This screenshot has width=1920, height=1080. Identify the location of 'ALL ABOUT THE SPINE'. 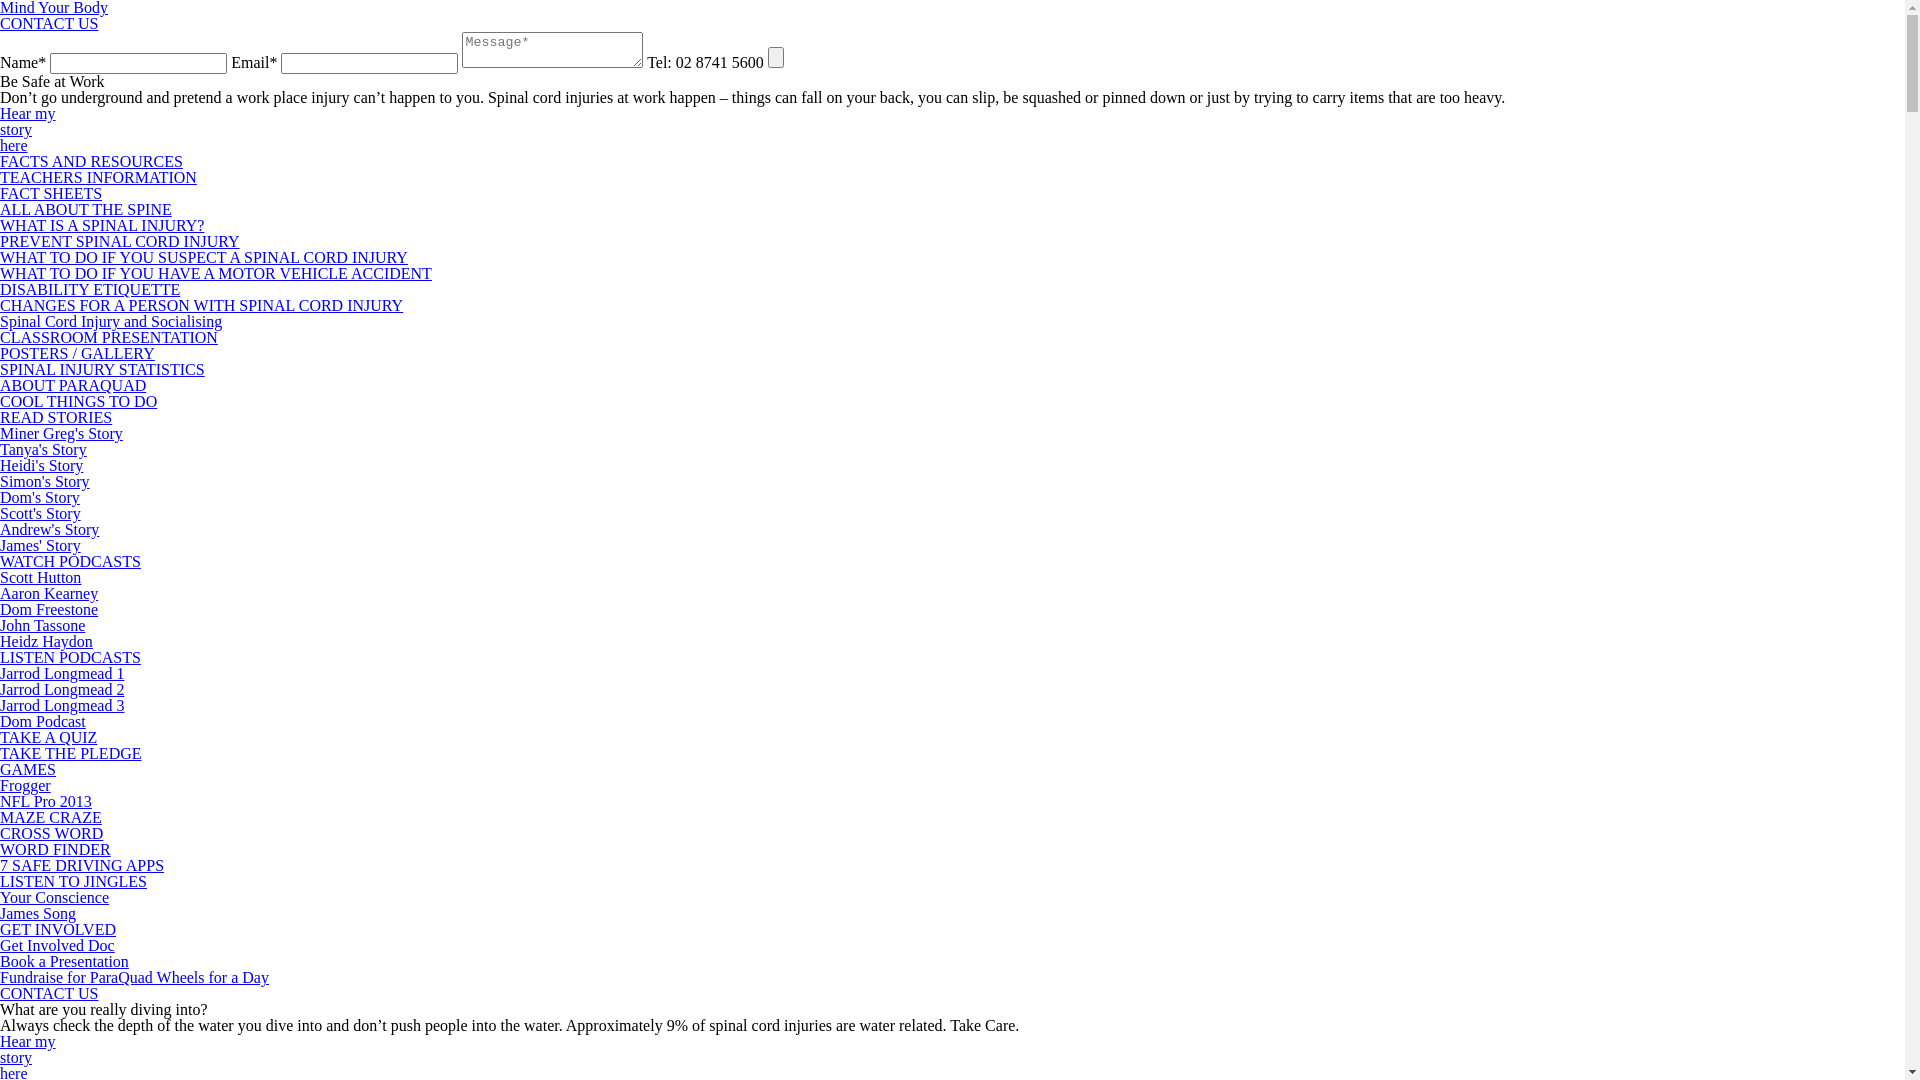
(85, 209).